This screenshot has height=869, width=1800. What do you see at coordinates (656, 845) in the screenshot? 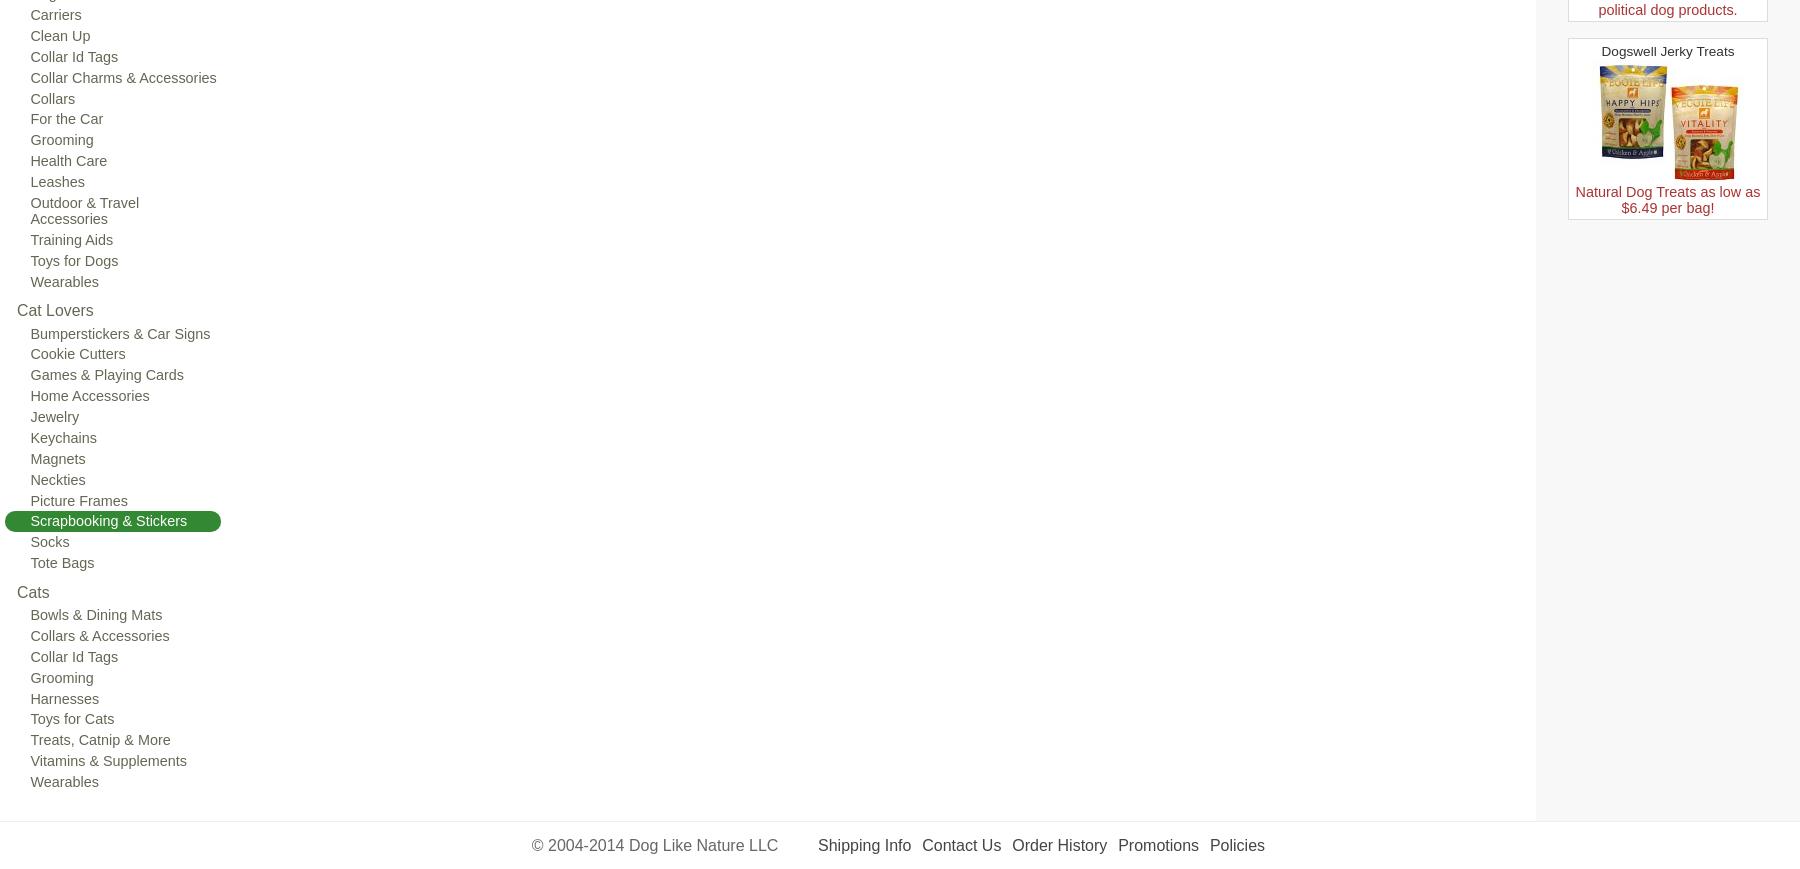
I see `'© 2004-2014 Dog Like Nature LLC'` at bounding box center [656, 845].